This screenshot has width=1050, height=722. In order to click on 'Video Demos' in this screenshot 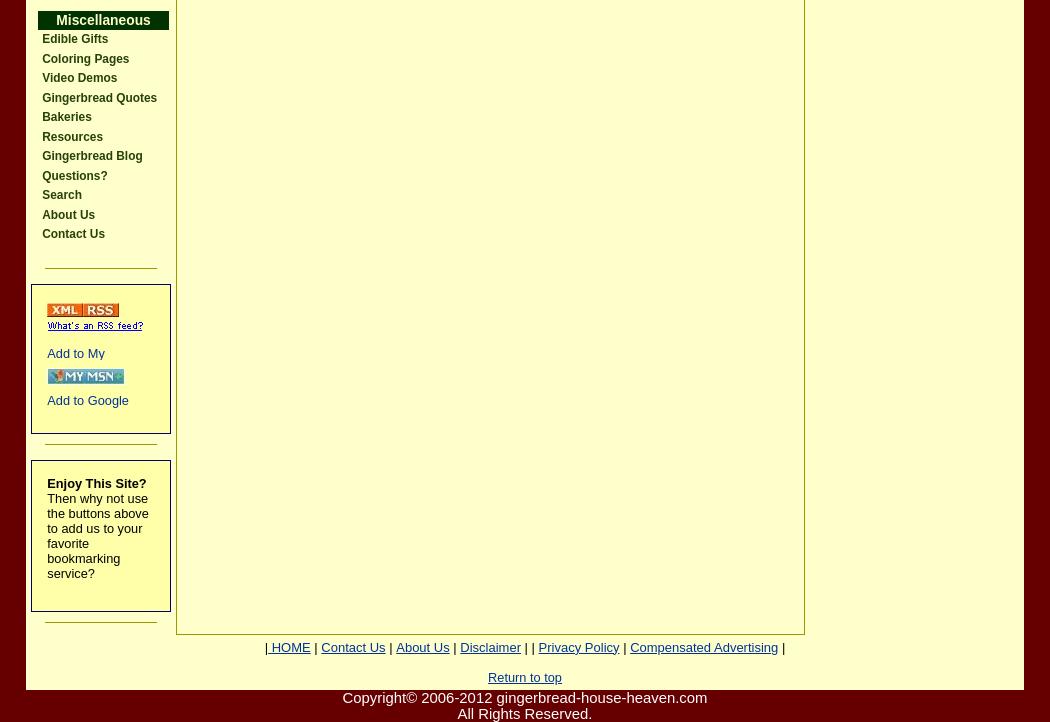, I will do `click(79, 76)`.